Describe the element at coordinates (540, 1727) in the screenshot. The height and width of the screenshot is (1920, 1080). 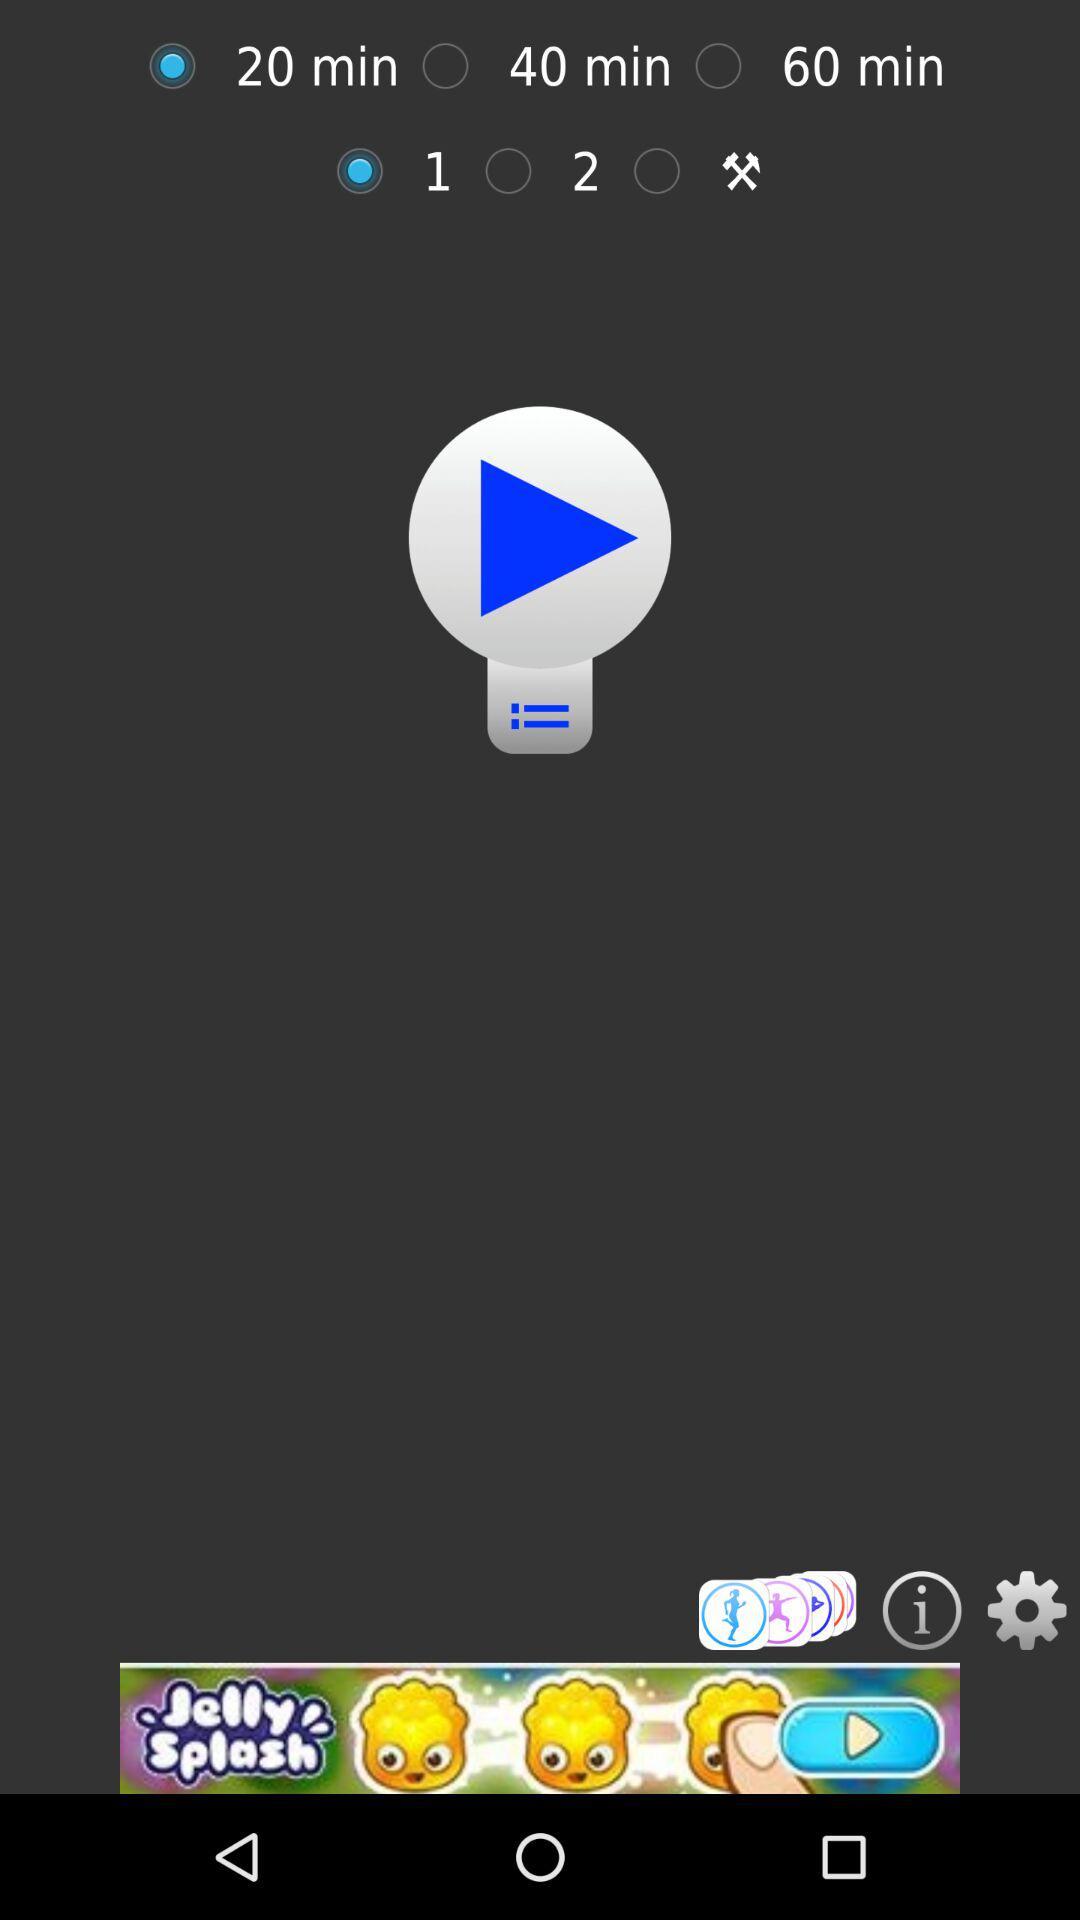
I see `the advertisement` at that location.